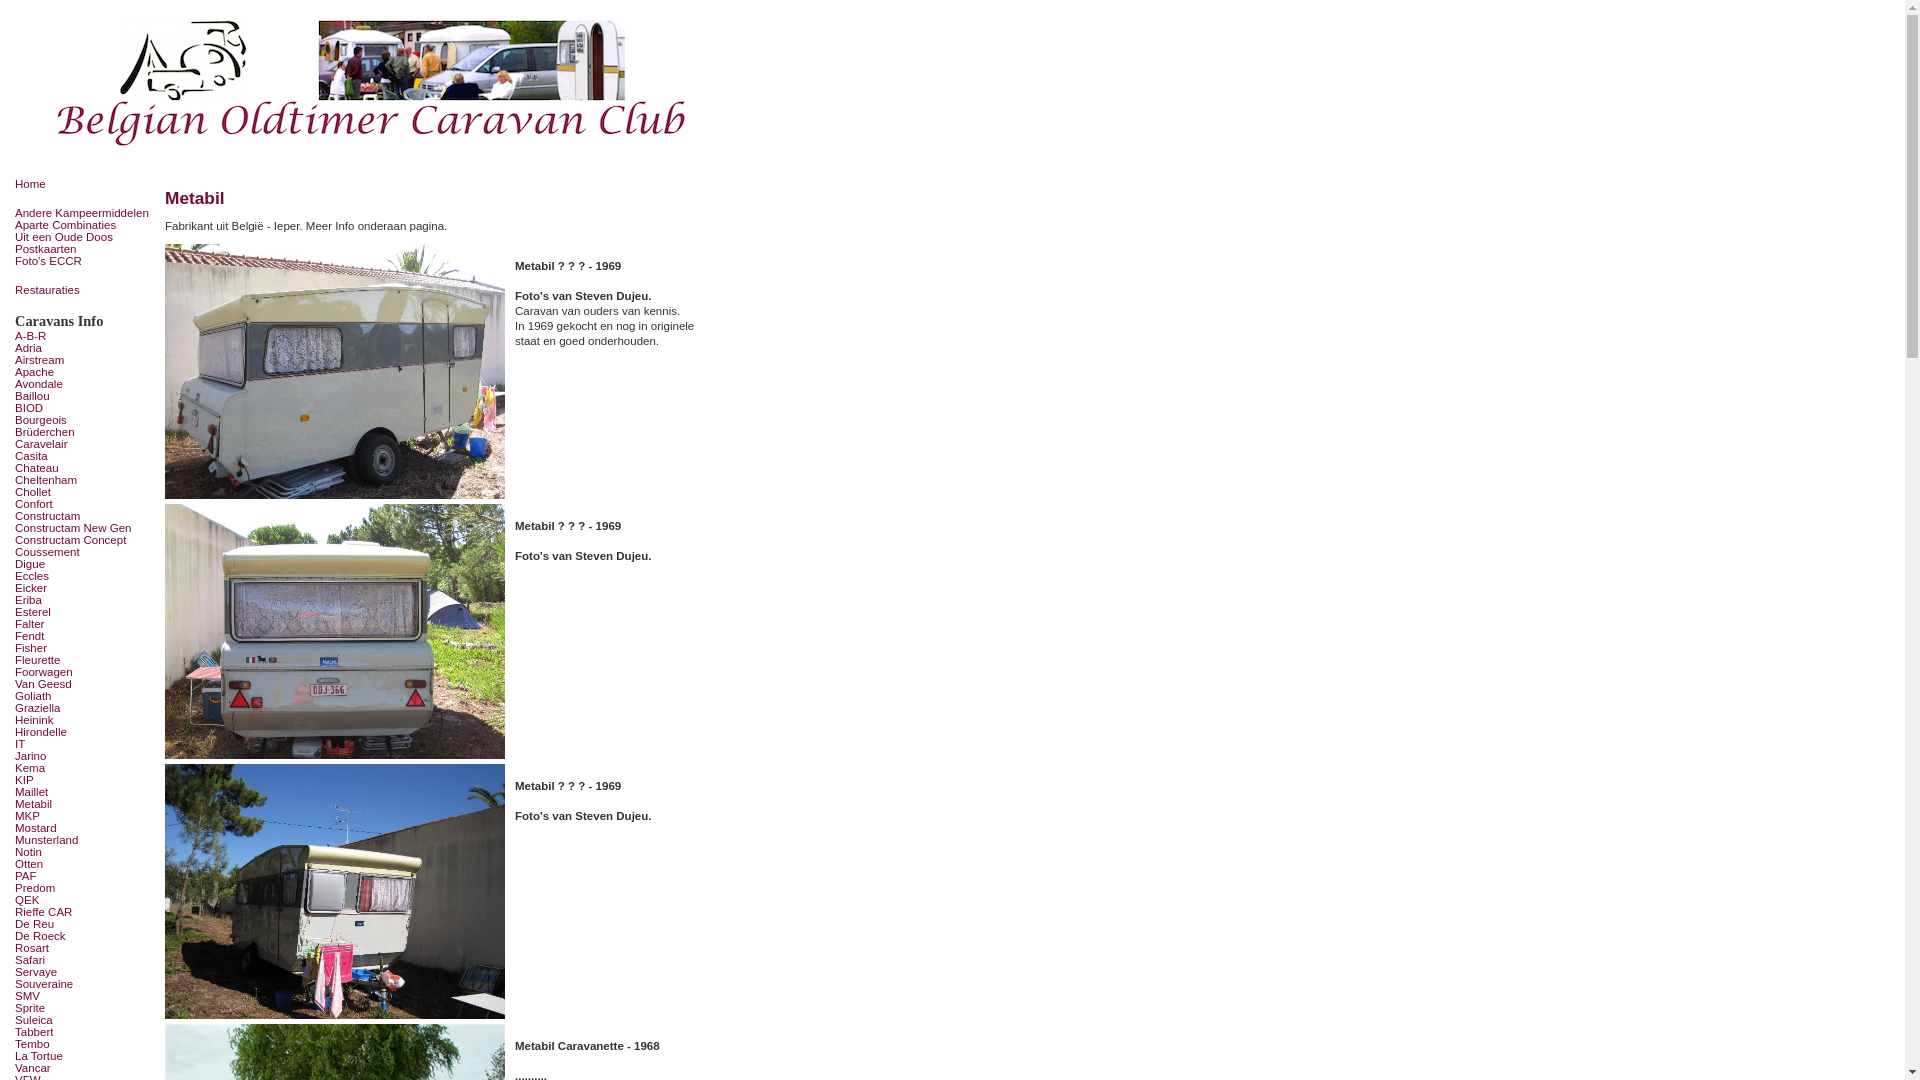  I want to click on 'Fleurette', so click(84, 659).